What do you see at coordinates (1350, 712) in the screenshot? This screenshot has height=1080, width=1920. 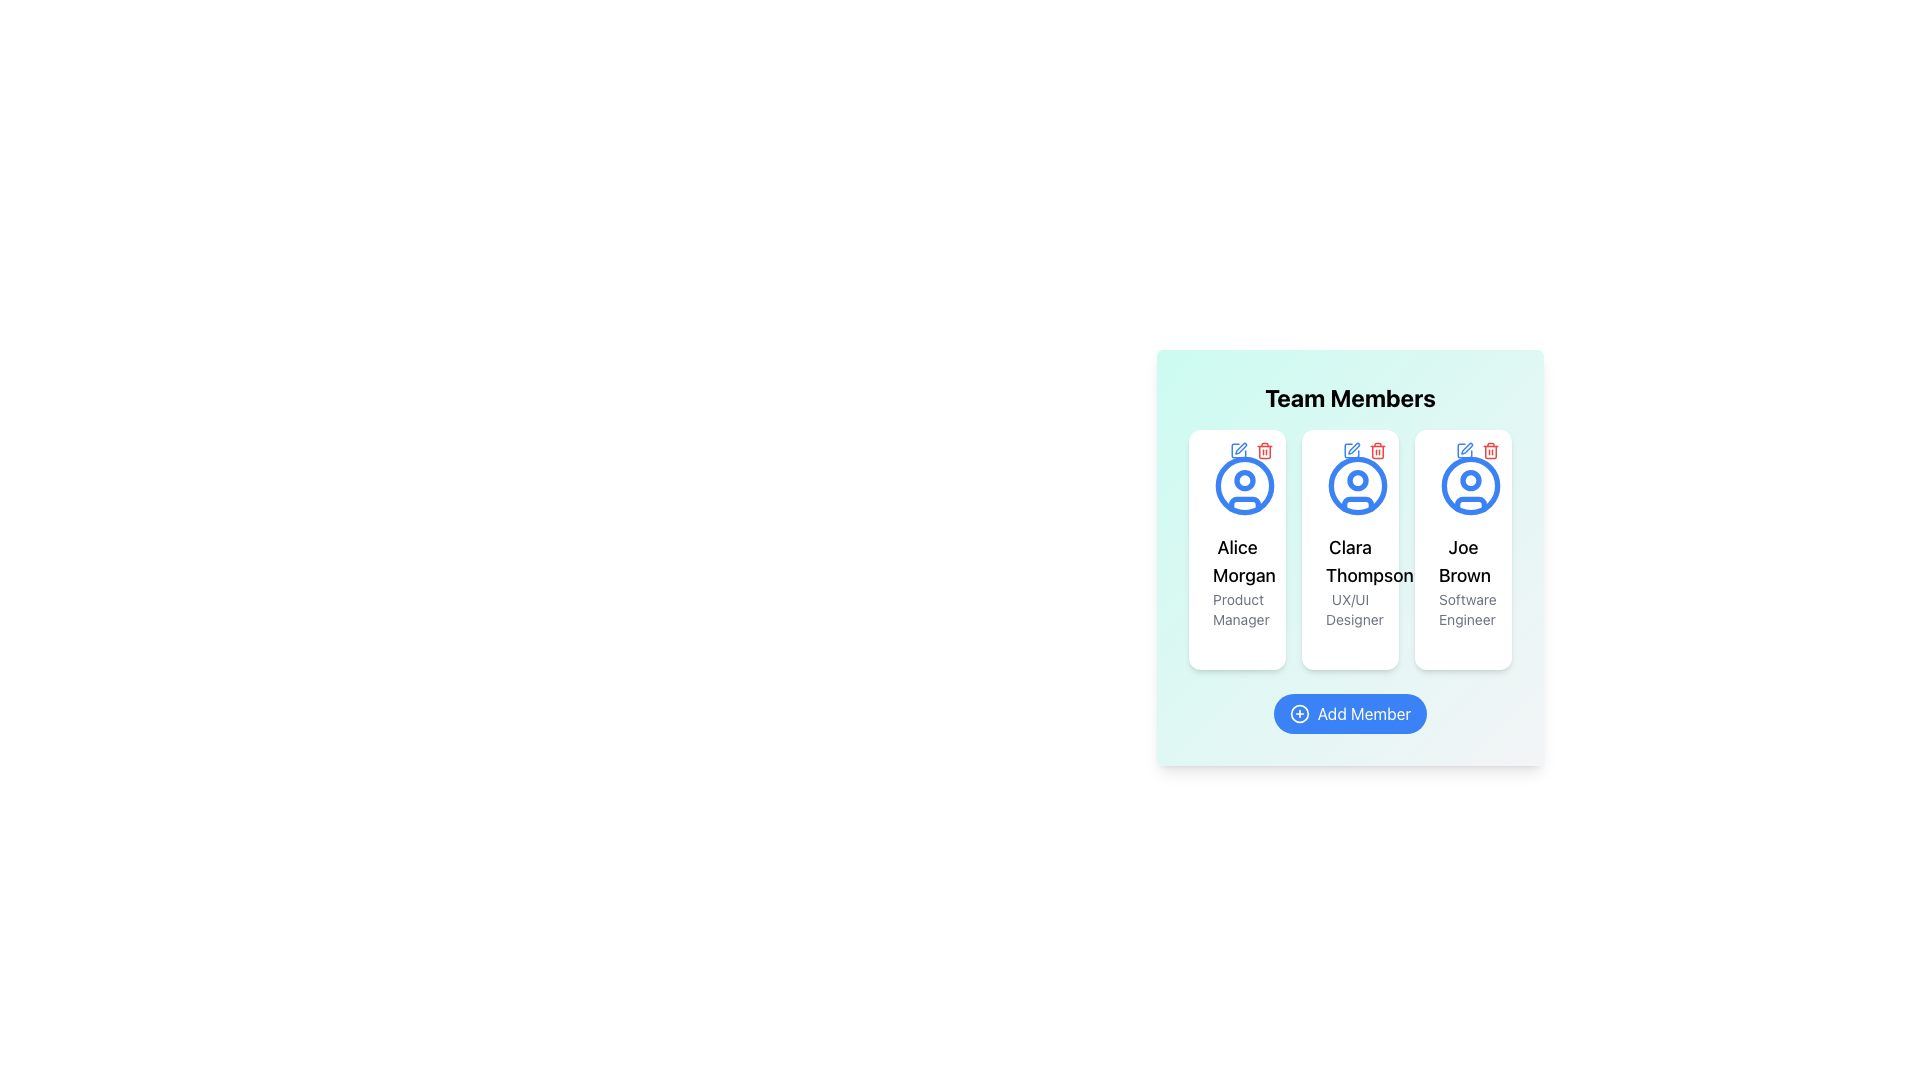 I see `the 'Add New Member' button located at the bottom-center of the 'Team Members' section` at bounding box center [1350, 712].